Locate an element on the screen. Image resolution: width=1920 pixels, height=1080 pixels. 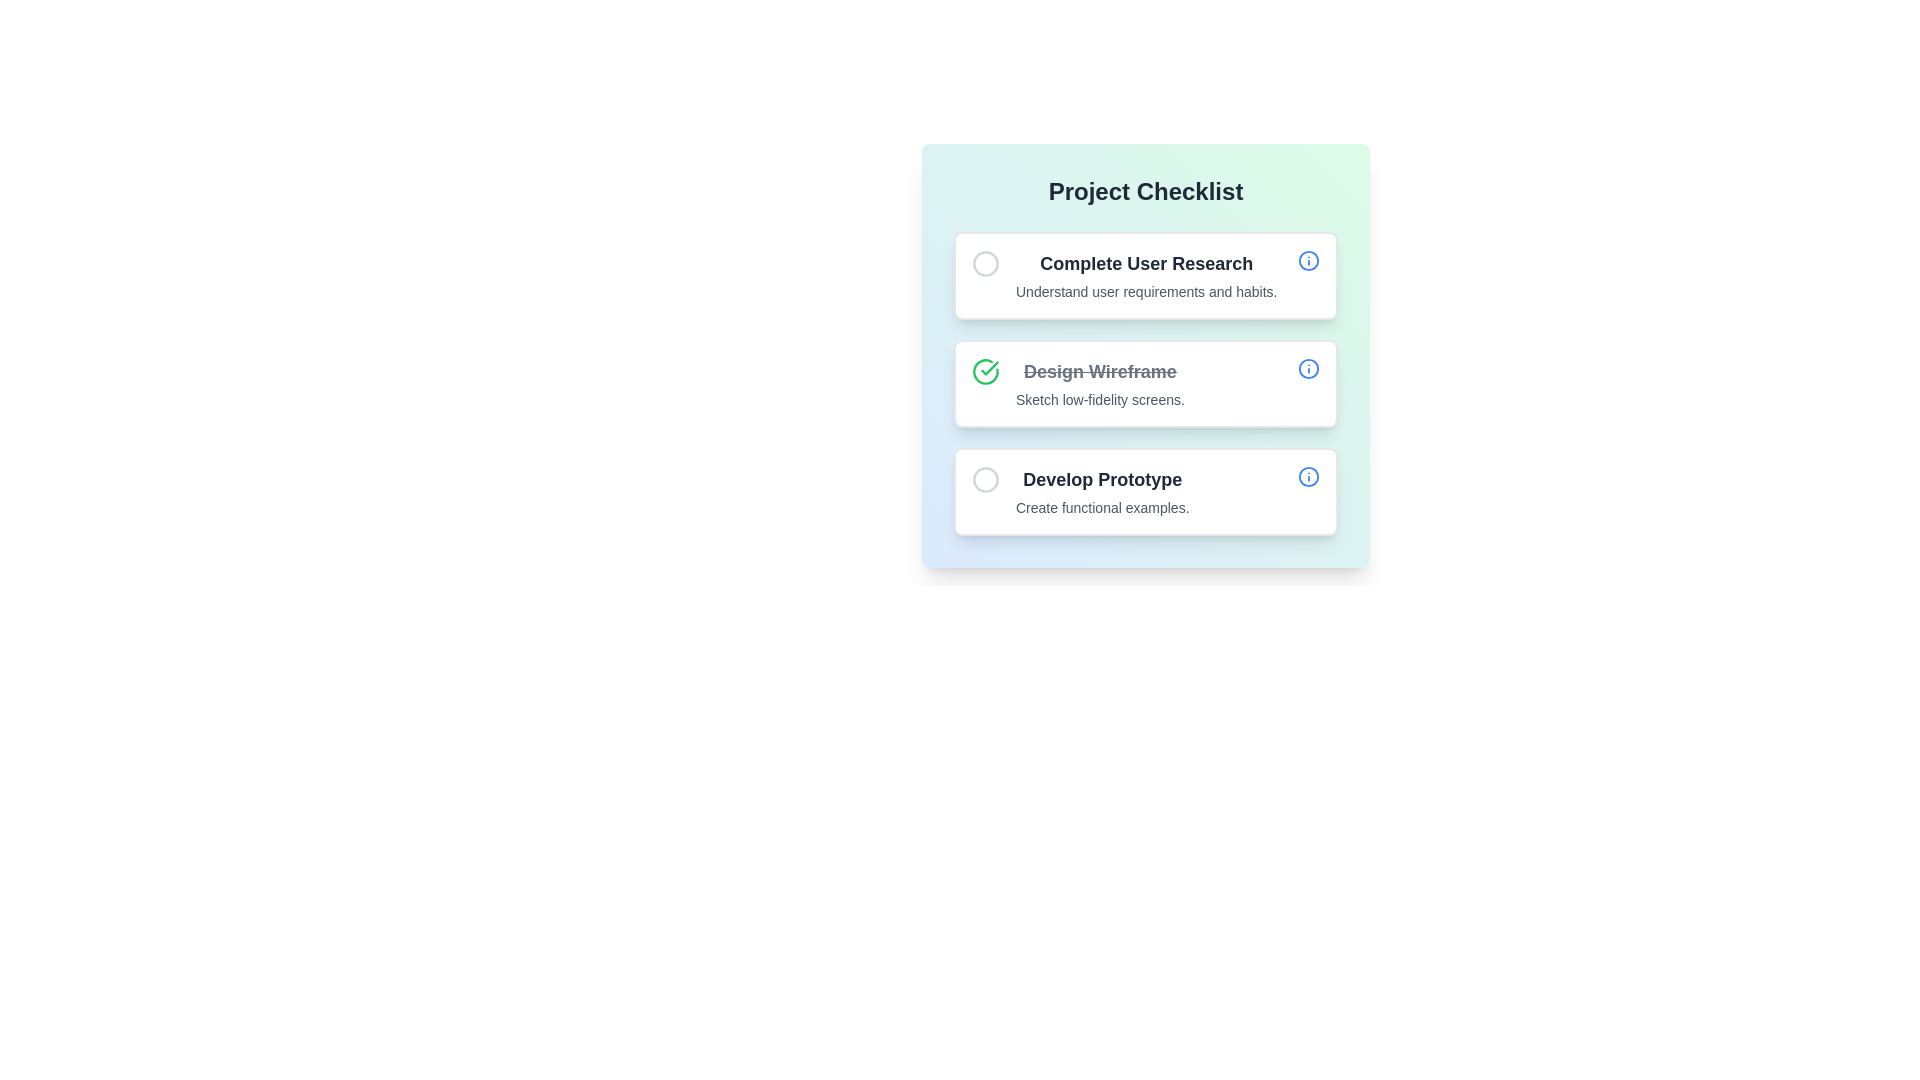
the 'Complete User Research' text label is located at coordinates (1146, 262).